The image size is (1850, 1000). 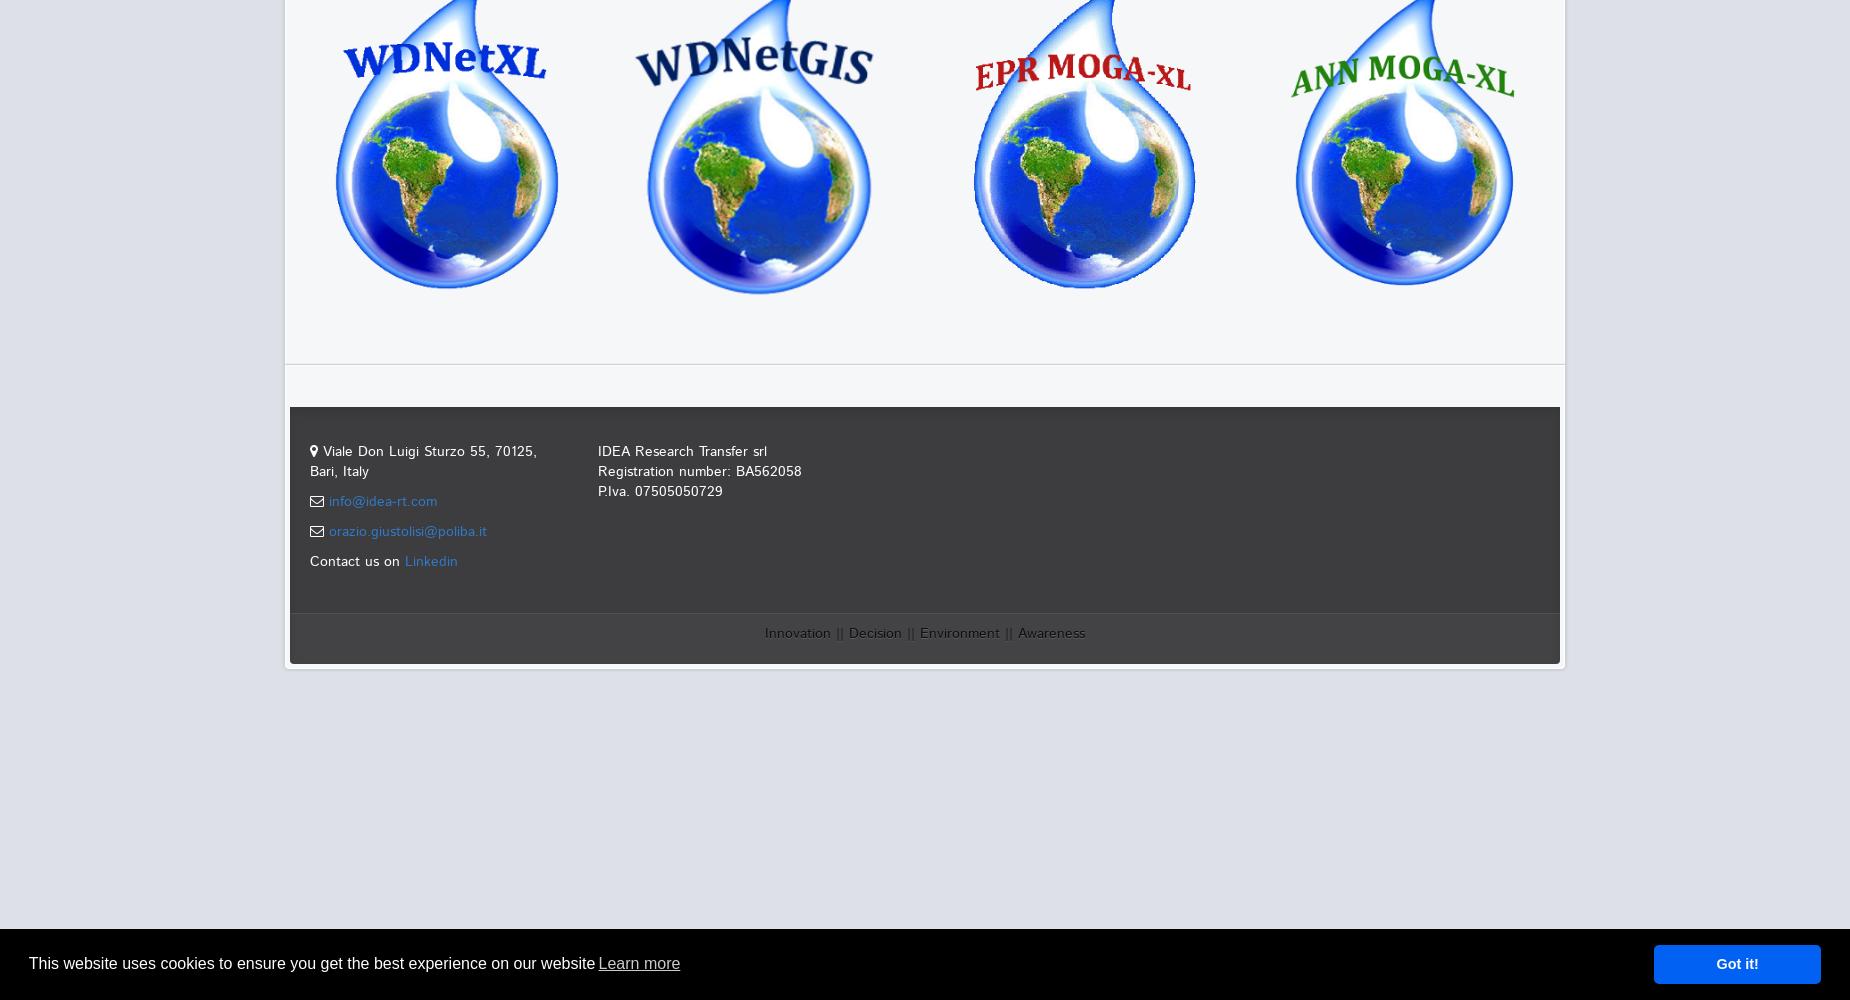 What do you see at coordinates (597, 962) in the screenshot?
I see `'Learn more'` at bounding box center [597, 962].